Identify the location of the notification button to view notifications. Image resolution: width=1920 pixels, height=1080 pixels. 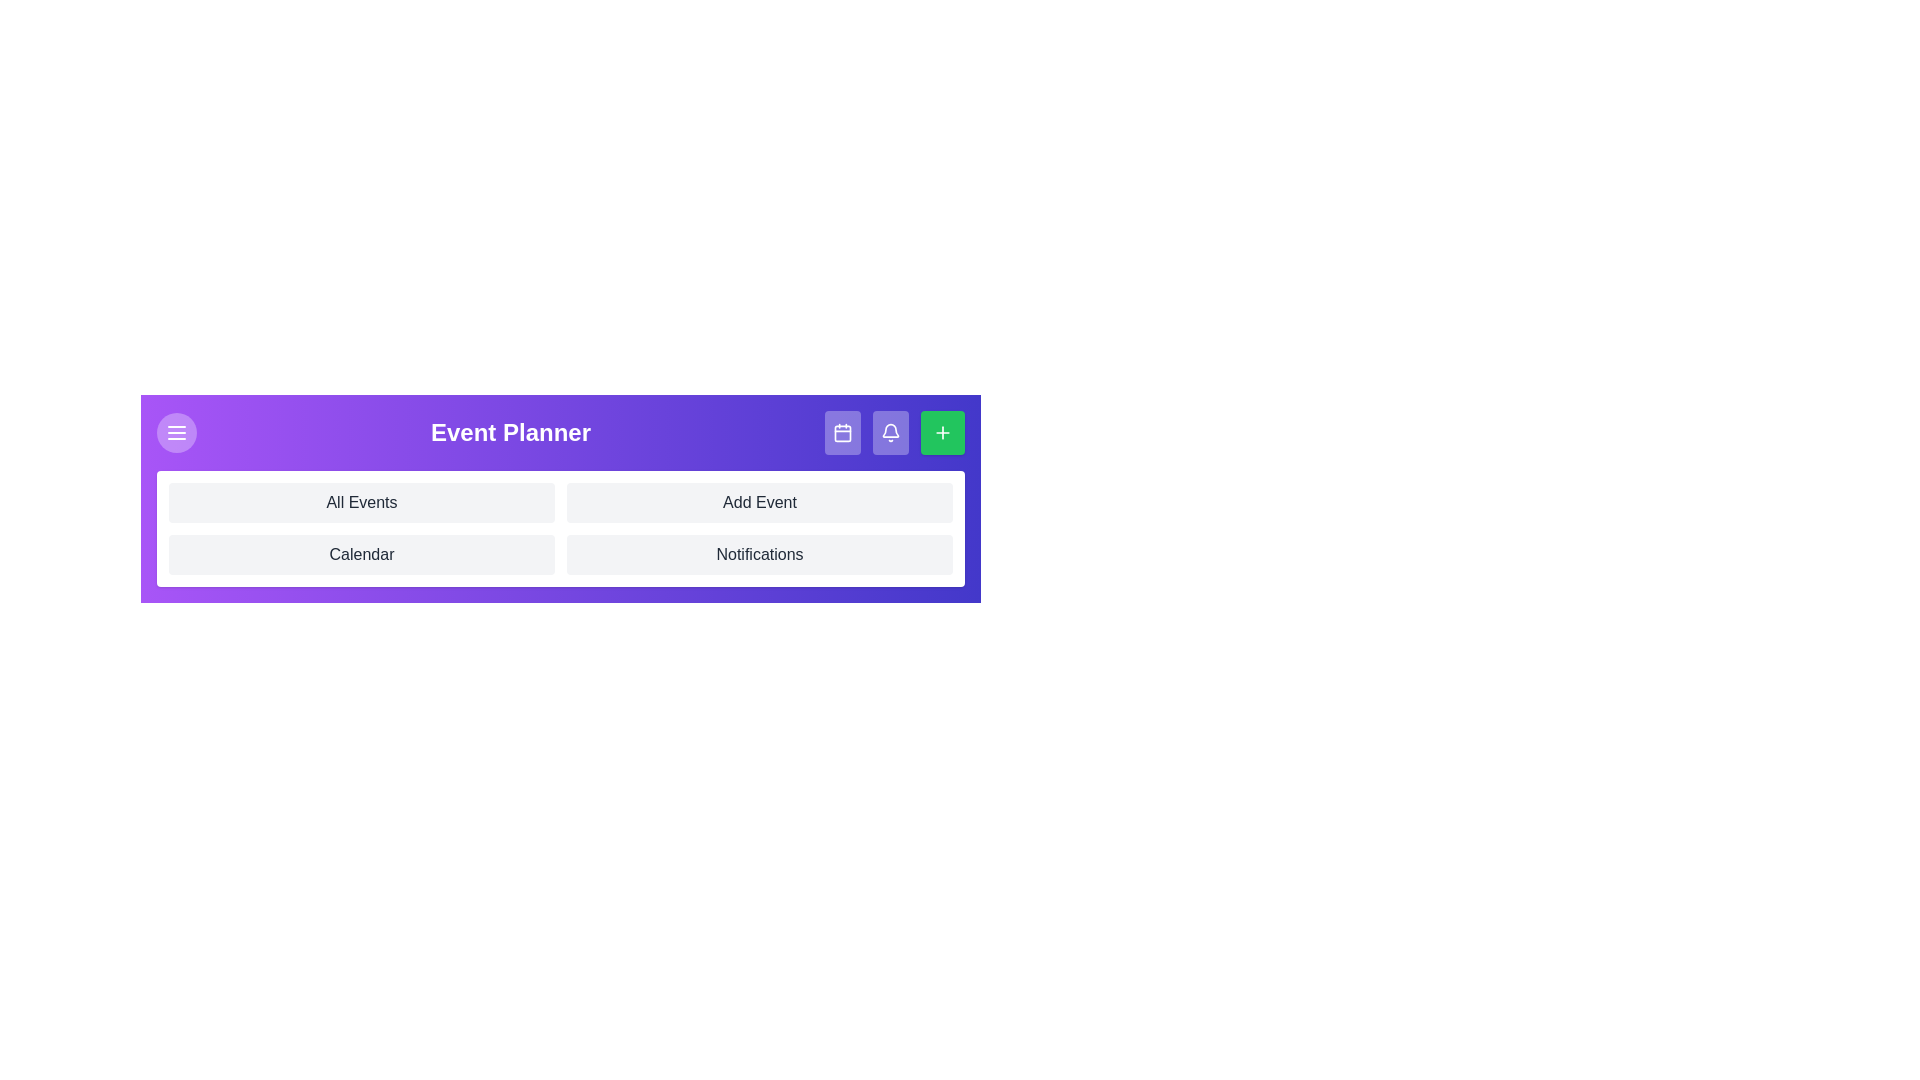
(890, 431).